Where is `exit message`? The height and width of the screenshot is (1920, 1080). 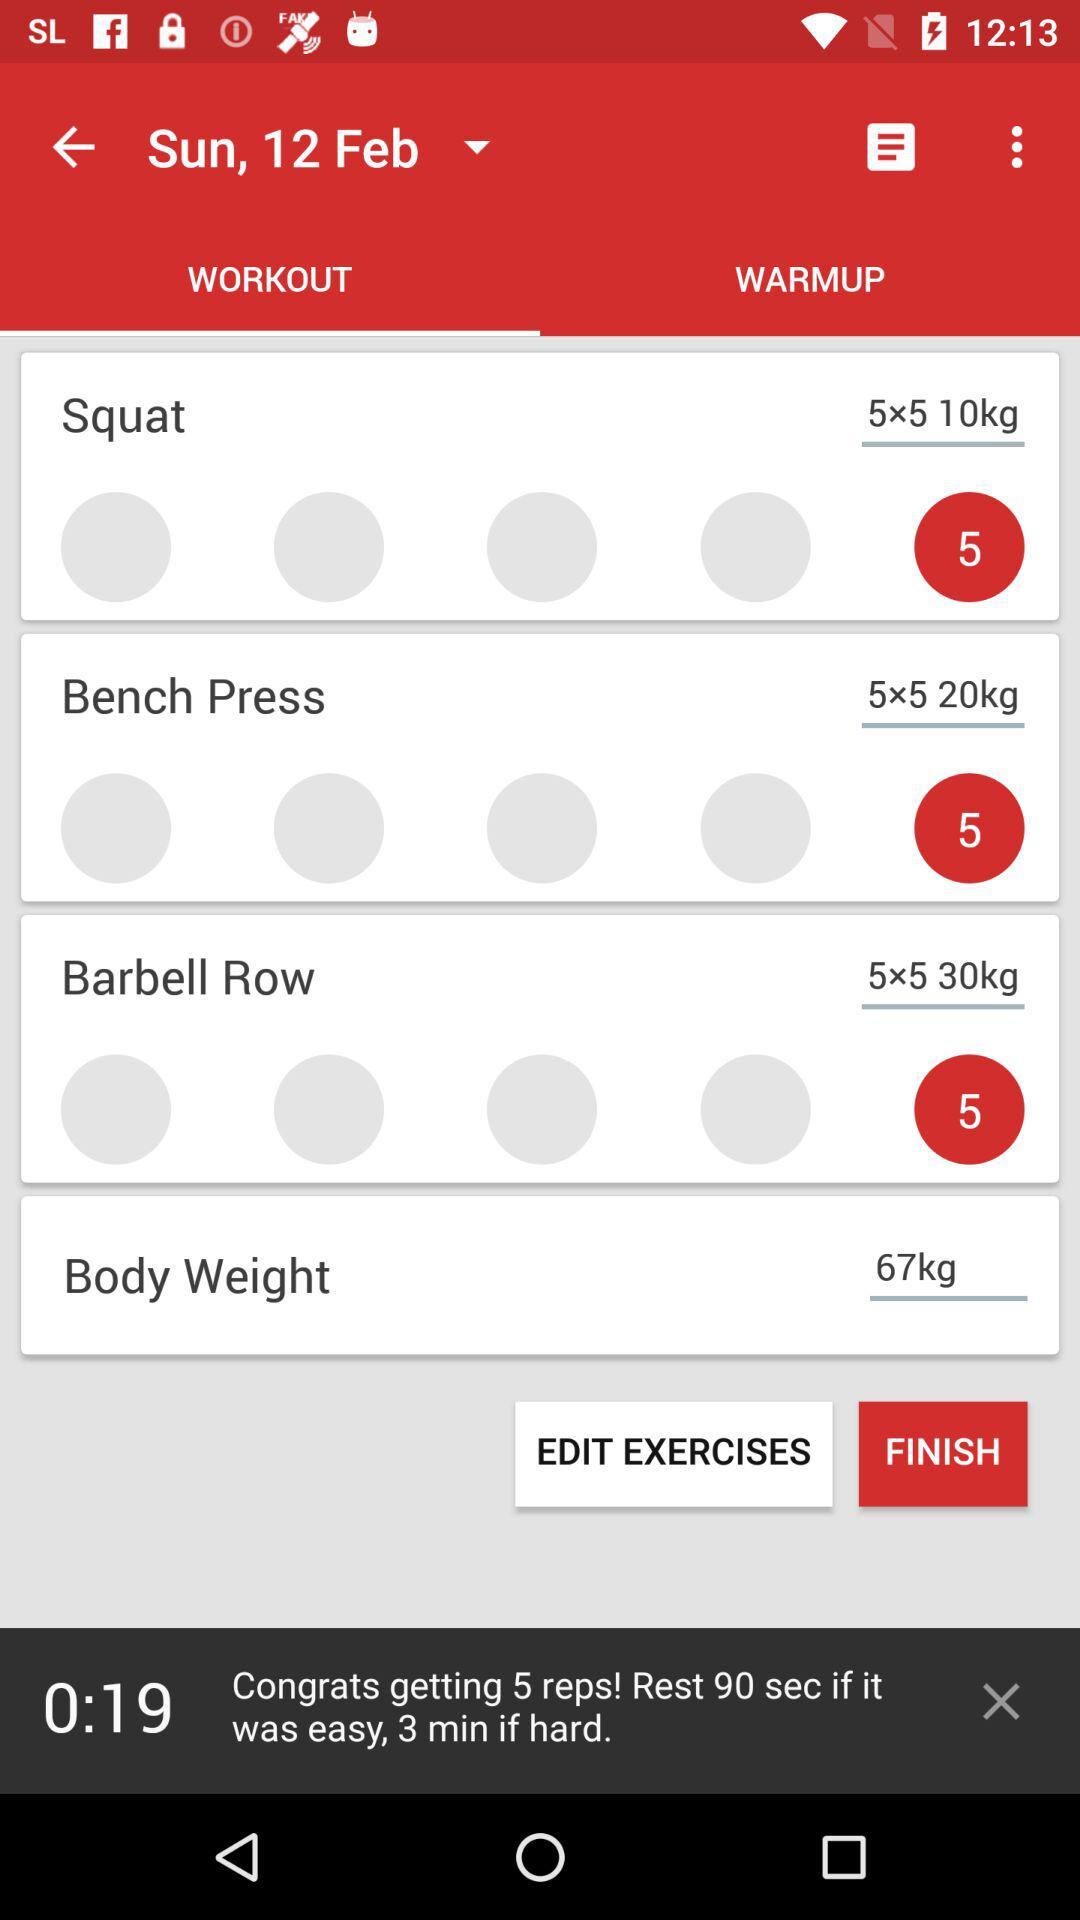
exit message is located at coordinates (1001, 1700).